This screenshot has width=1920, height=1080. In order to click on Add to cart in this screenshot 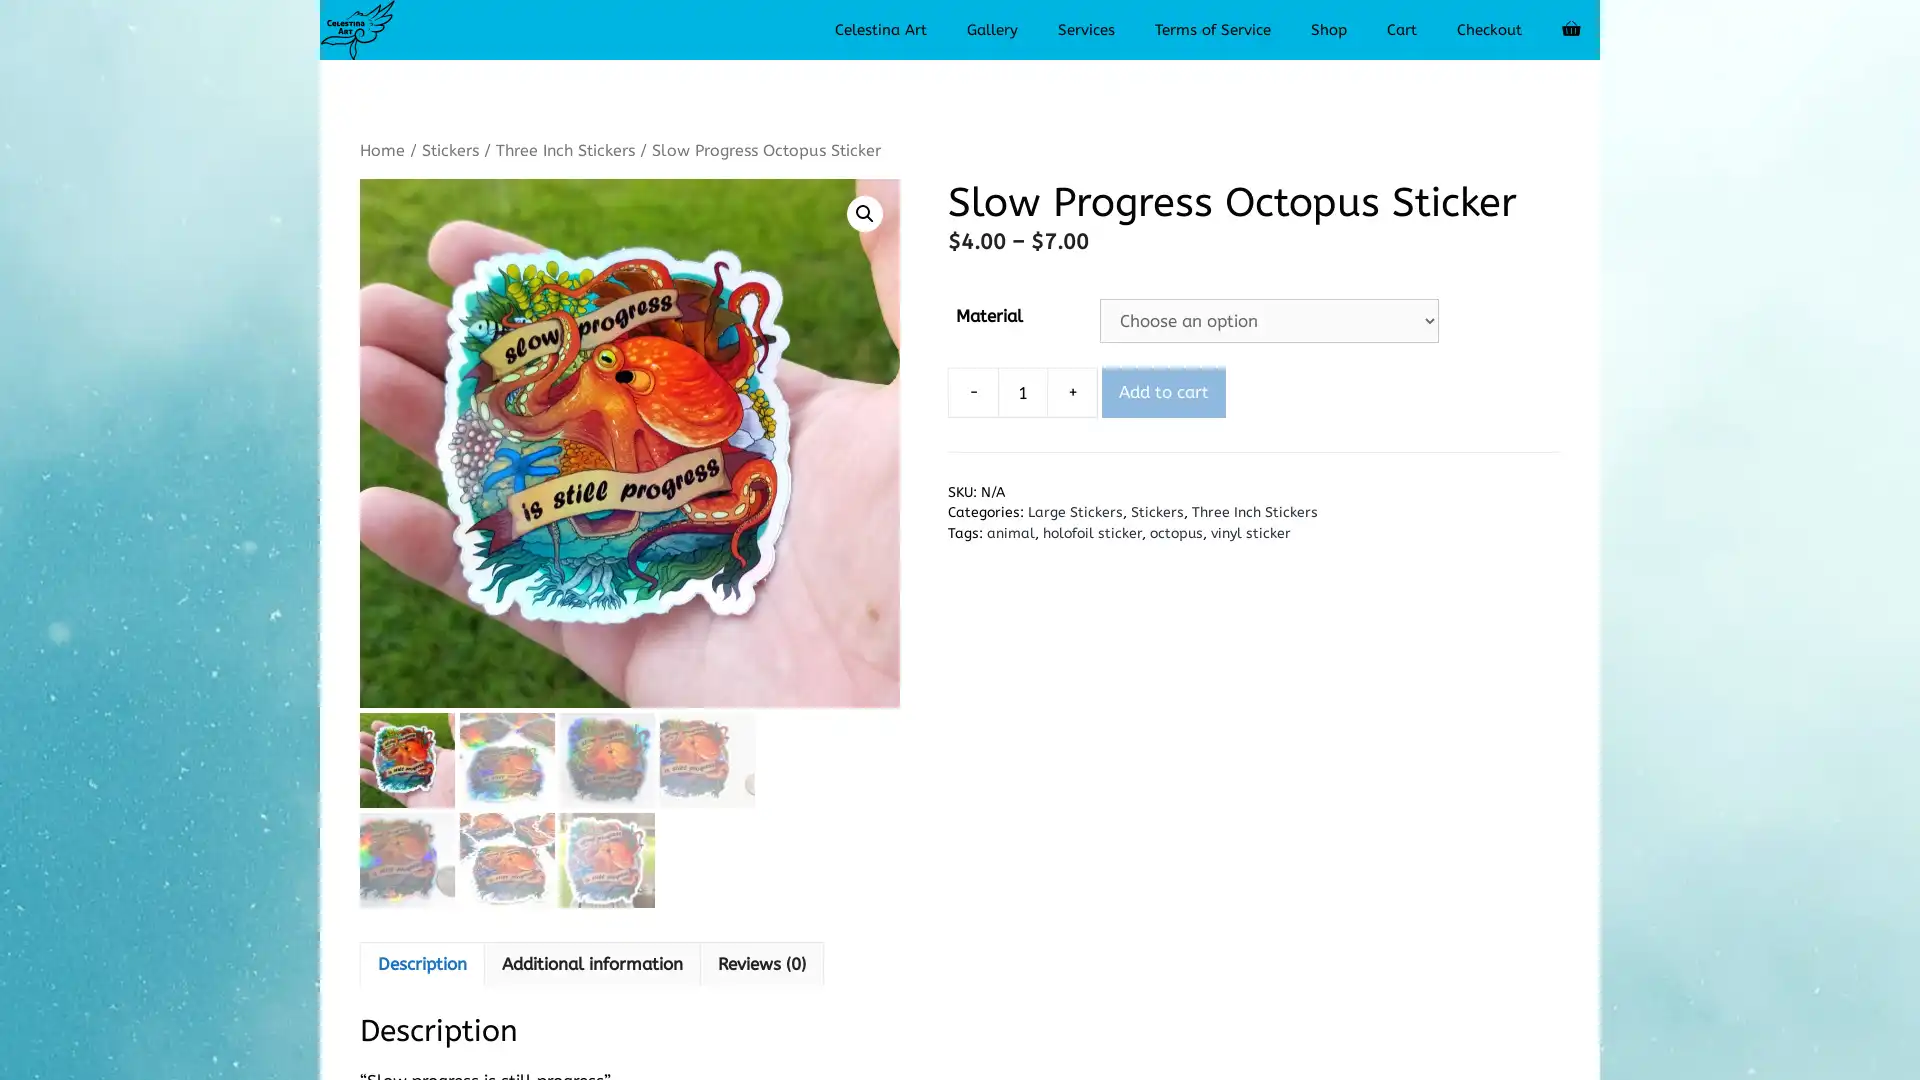, I will do `click(1163, 392)`.